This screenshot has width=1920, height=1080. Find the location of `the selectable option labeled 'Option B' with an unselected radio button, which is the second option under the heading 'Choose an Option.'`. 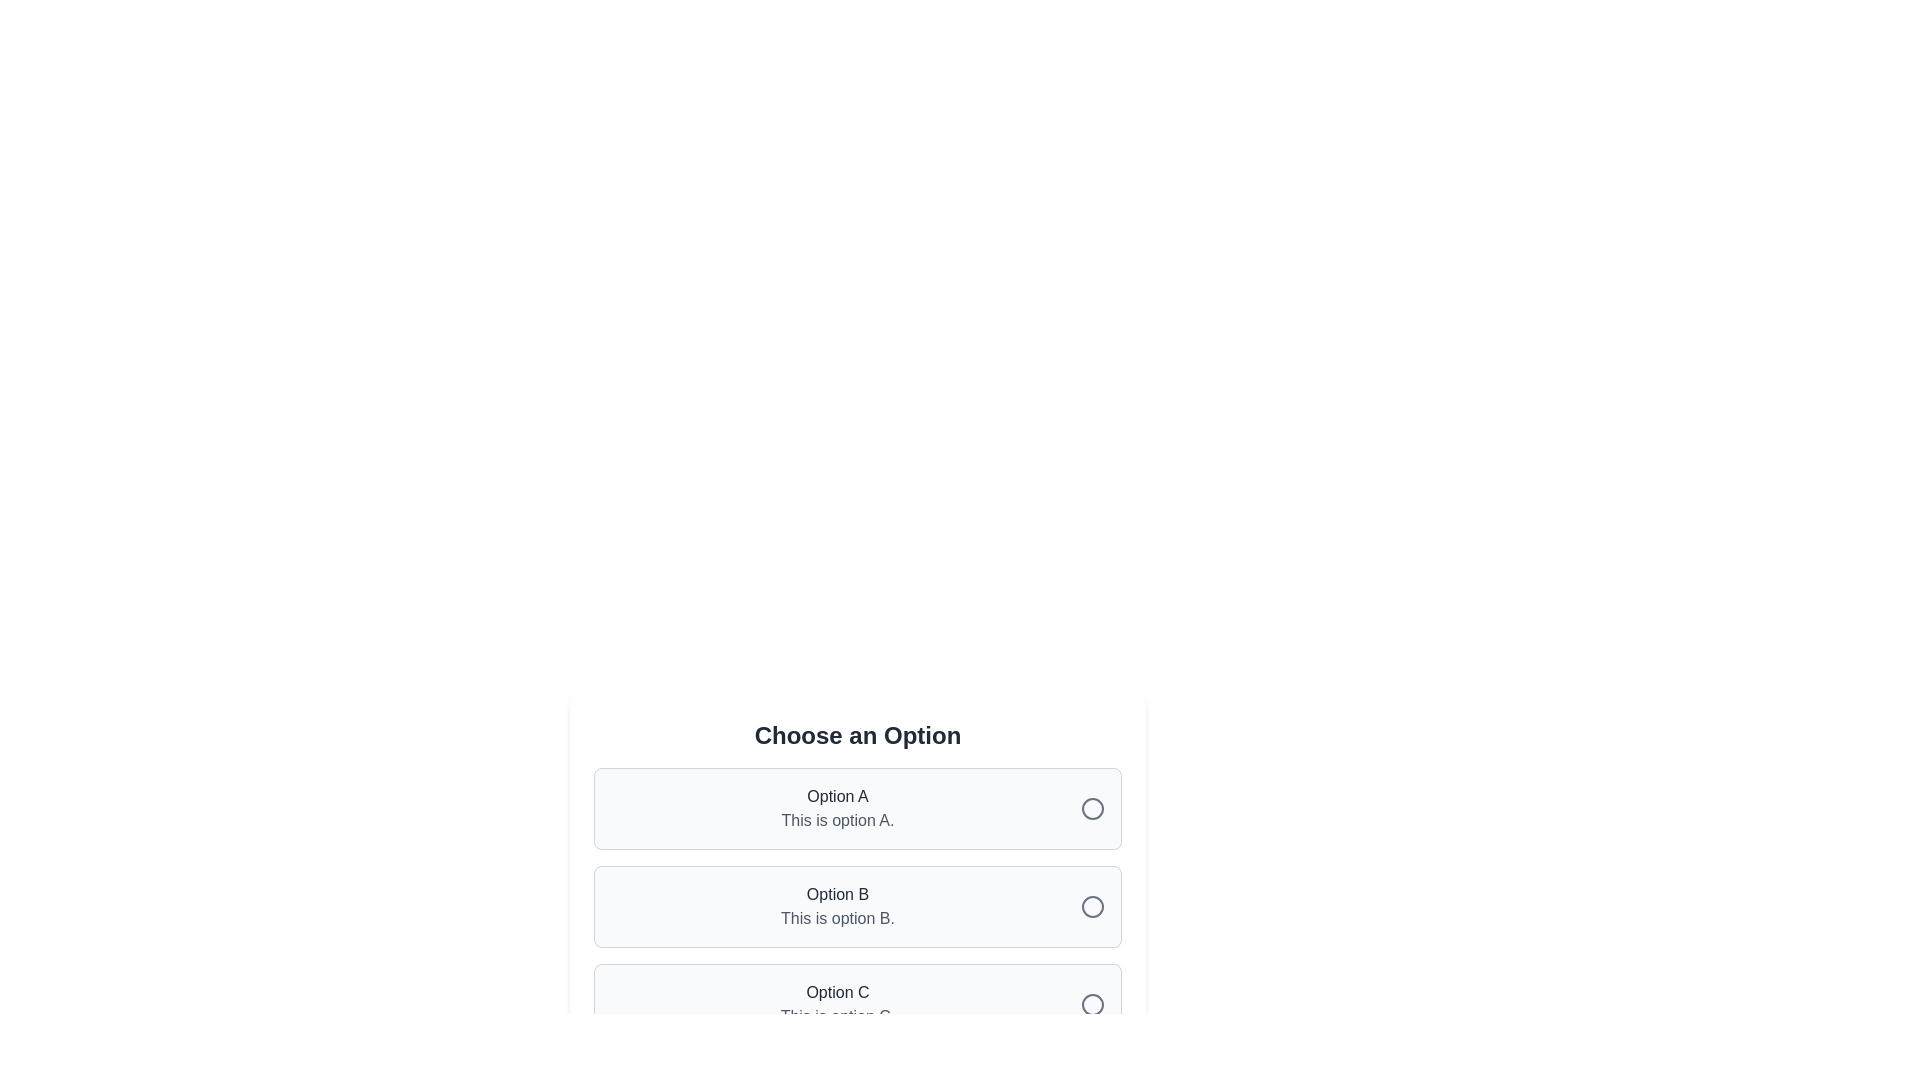

the selectable option labeled 'Option B' with an unselected radio button, which is the second option under the heading 'Choose an Option.' is located at coordinates (858, 882).